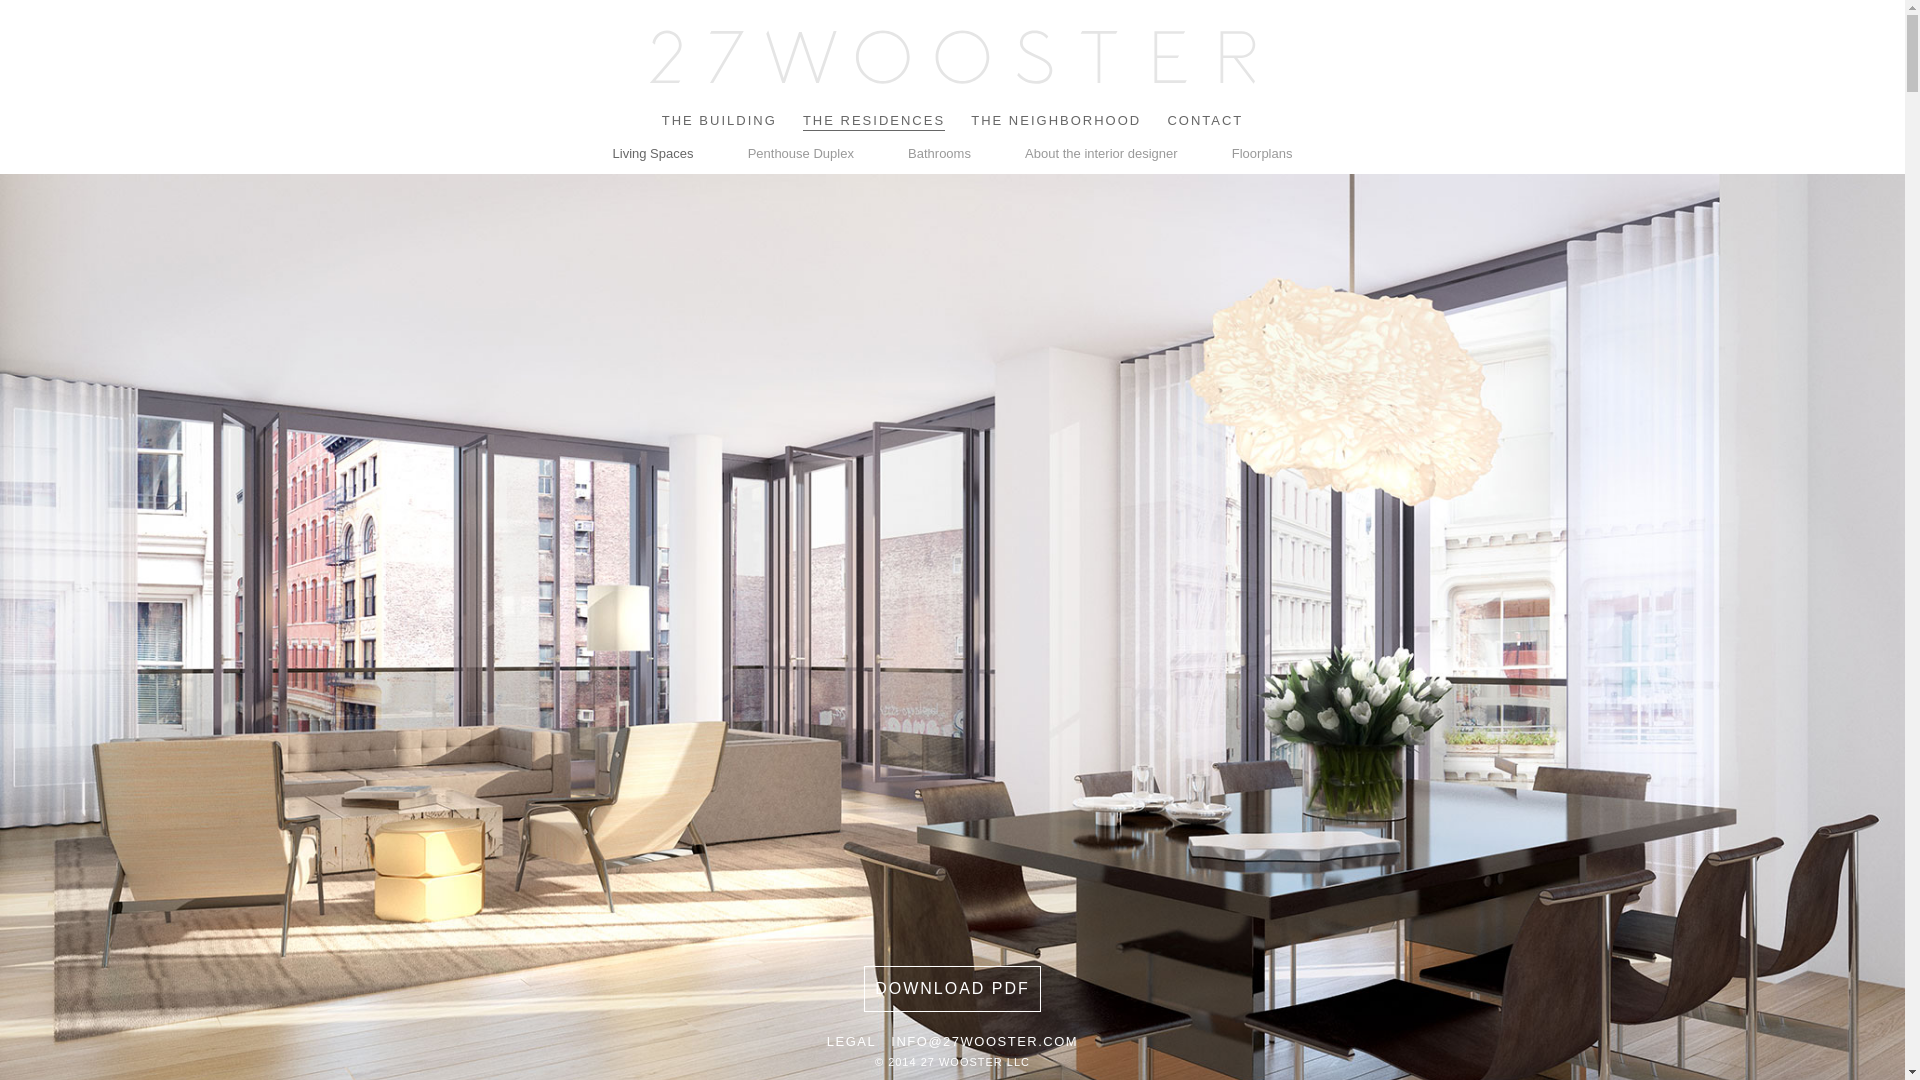 Image resolution: width=1920 pixels, height=1080 pixels. Describe the element at coordinates (1203, 120) in the screenshot. I see `'CONTACT'` at that location.